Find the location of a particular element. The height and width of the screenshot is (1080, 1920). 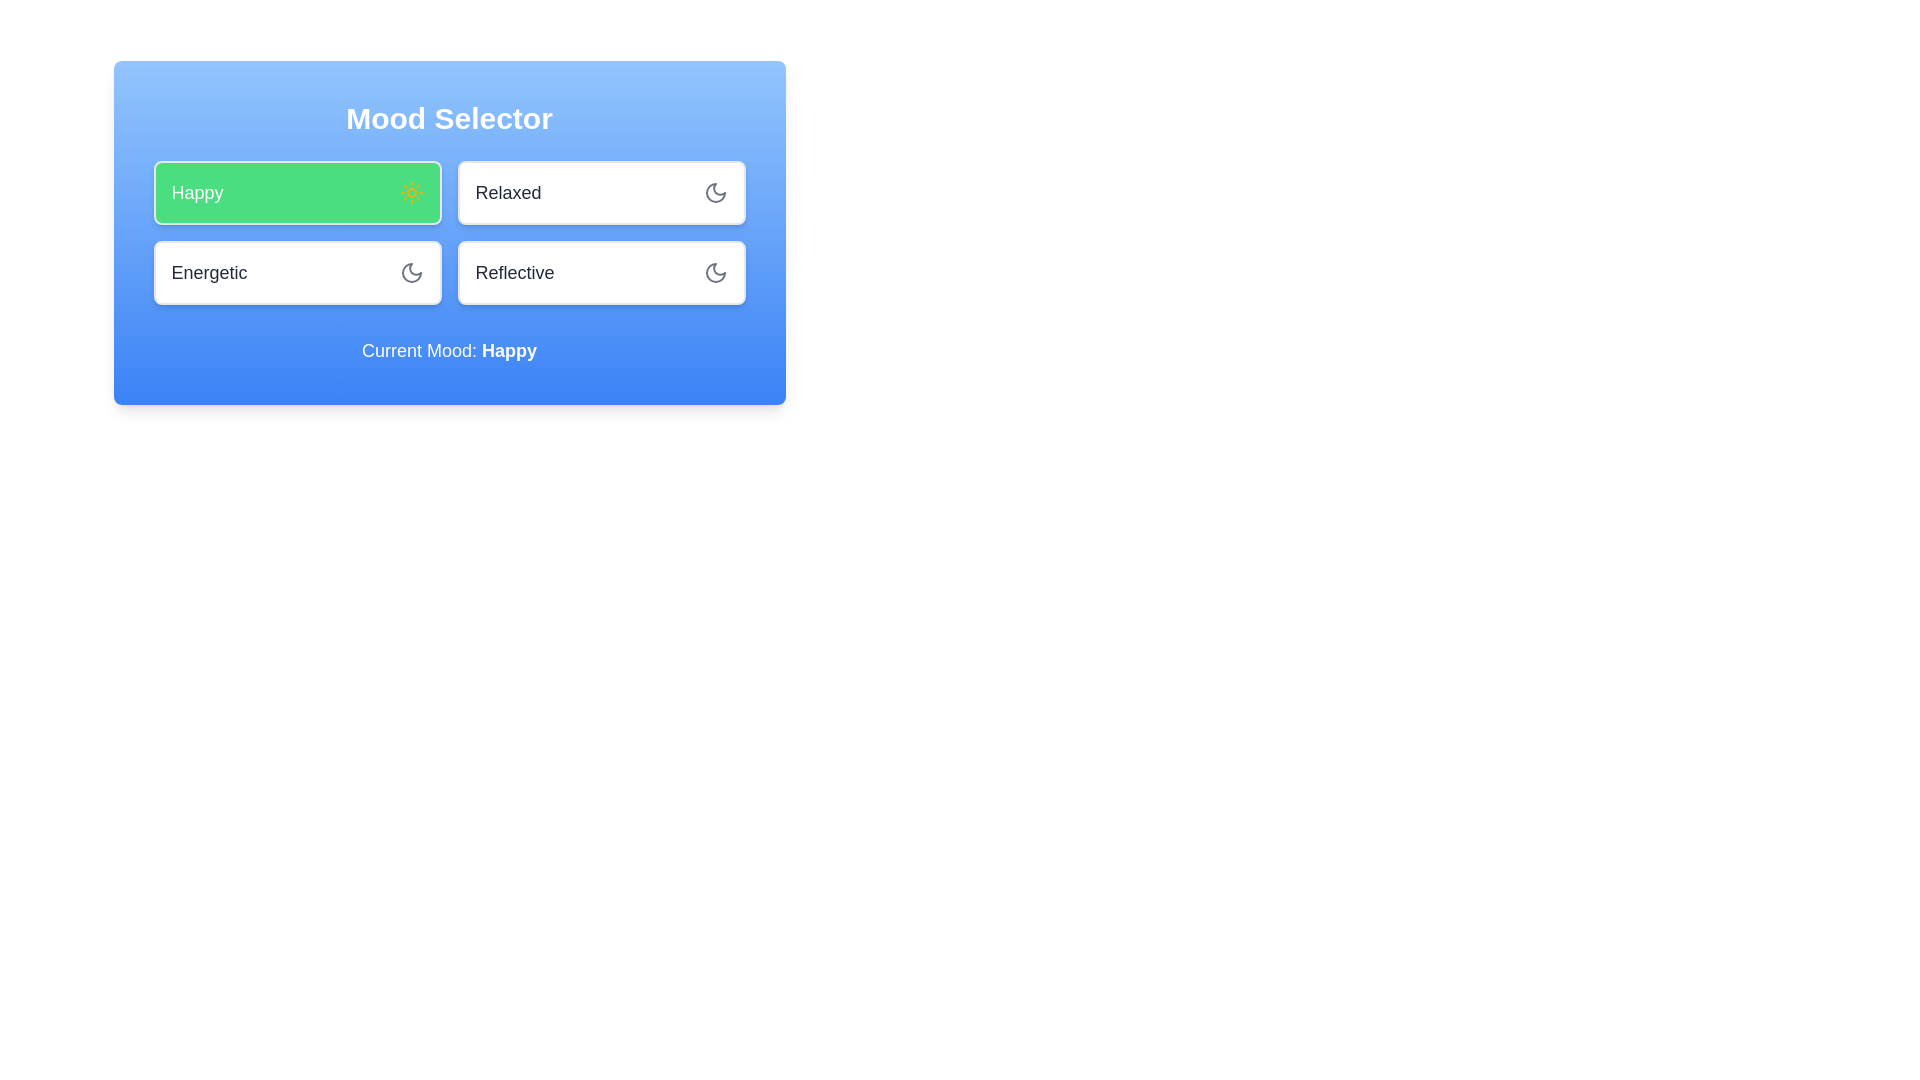

the mood Reflective by clicking on its corresponding button is located at coordinates (600, 273).